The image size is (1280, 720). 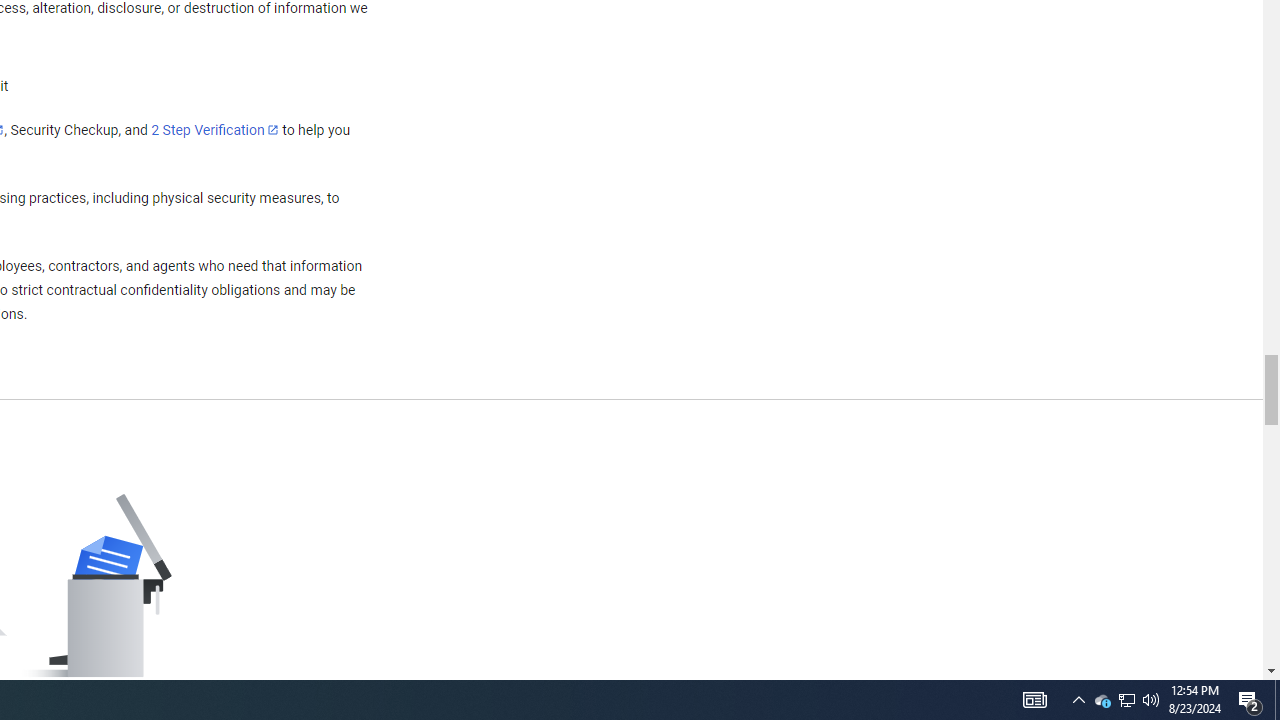 What do you see at coordinates (215, 129) in the screenshot?
I see `'2 Step Verification'` at bounding box center [215, 129].